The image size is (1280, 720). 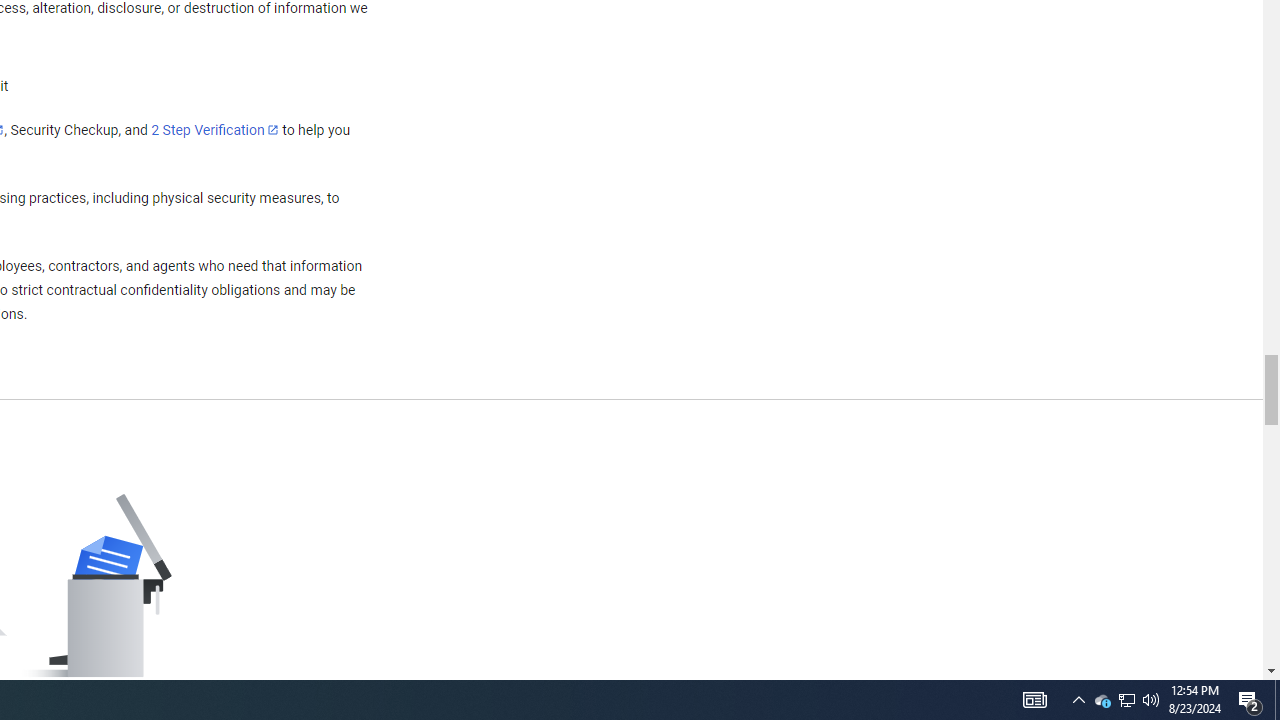 What do you see at coordinates (215, 129) in the screenshot?
I see `'2 Step Verification'` at bounding box center [215, 129].